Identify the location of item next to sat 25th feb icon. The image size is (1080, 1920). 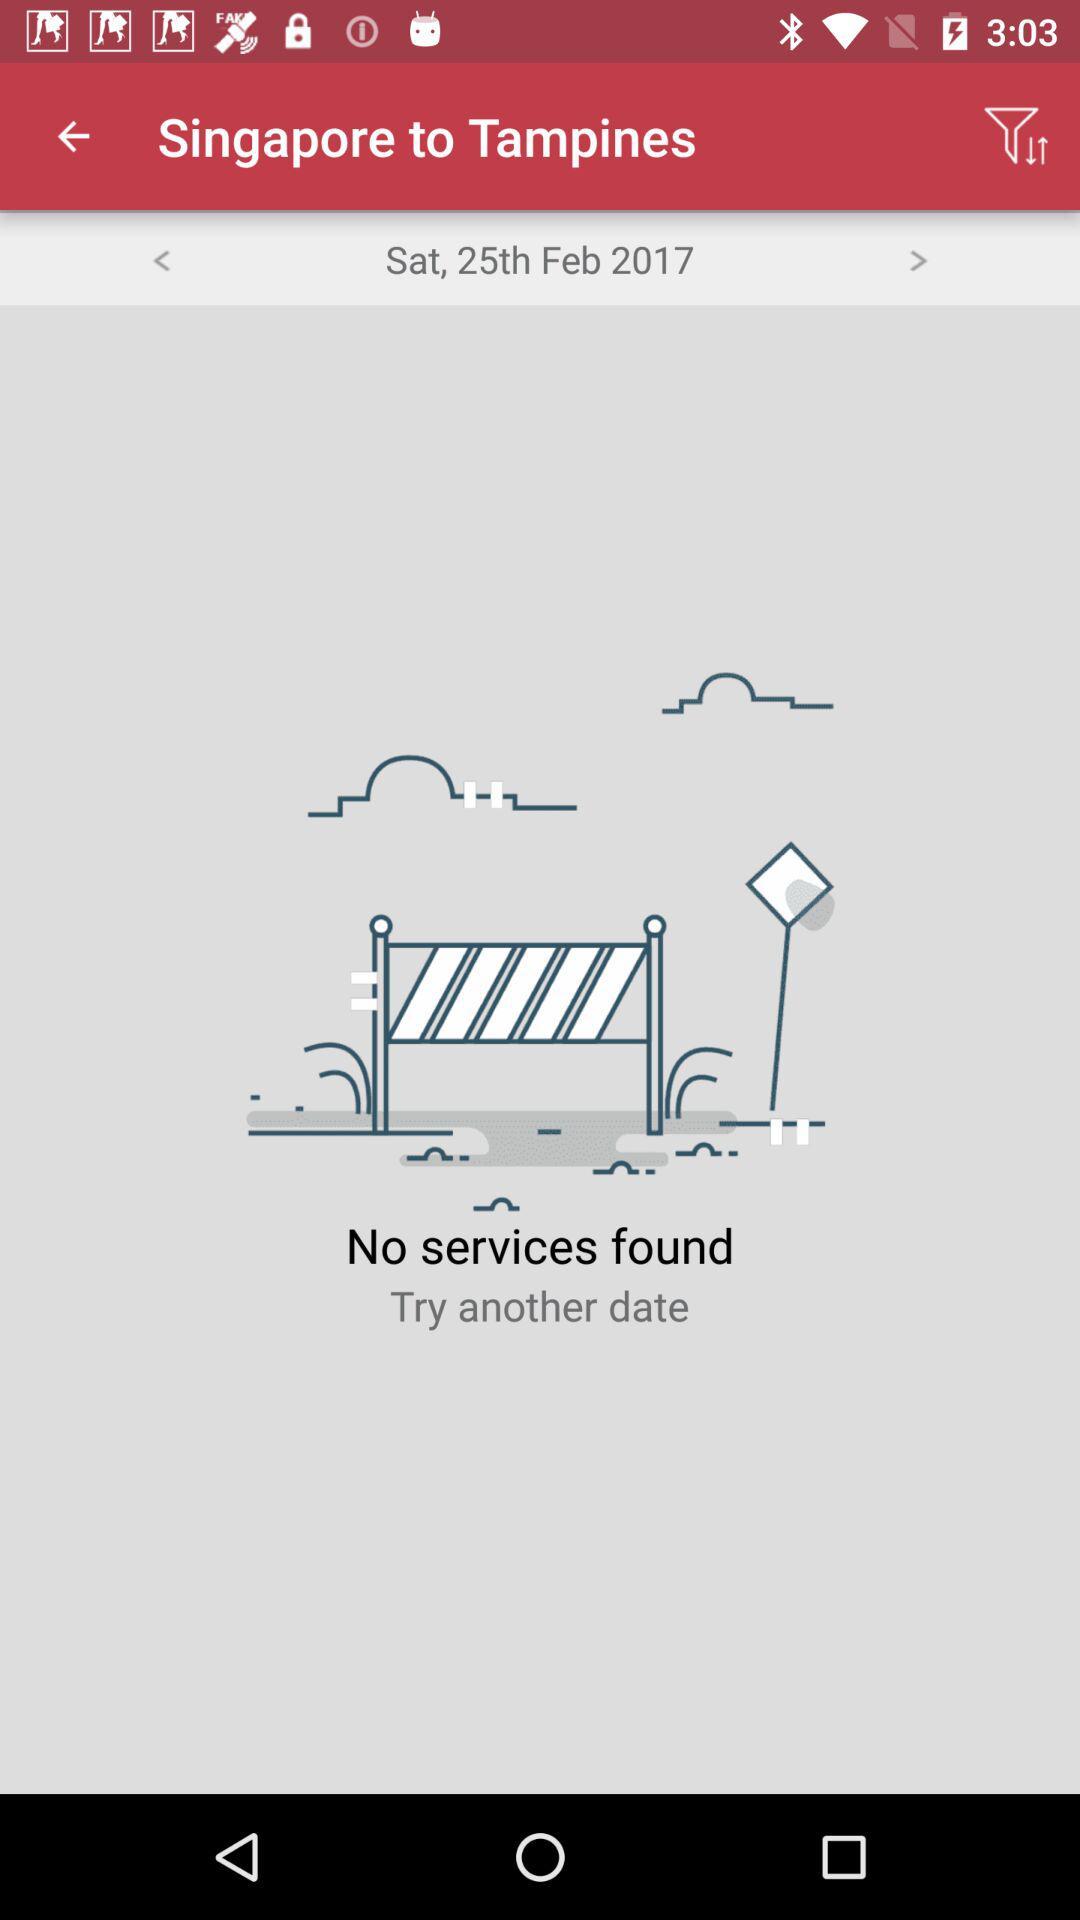
(159, 257).